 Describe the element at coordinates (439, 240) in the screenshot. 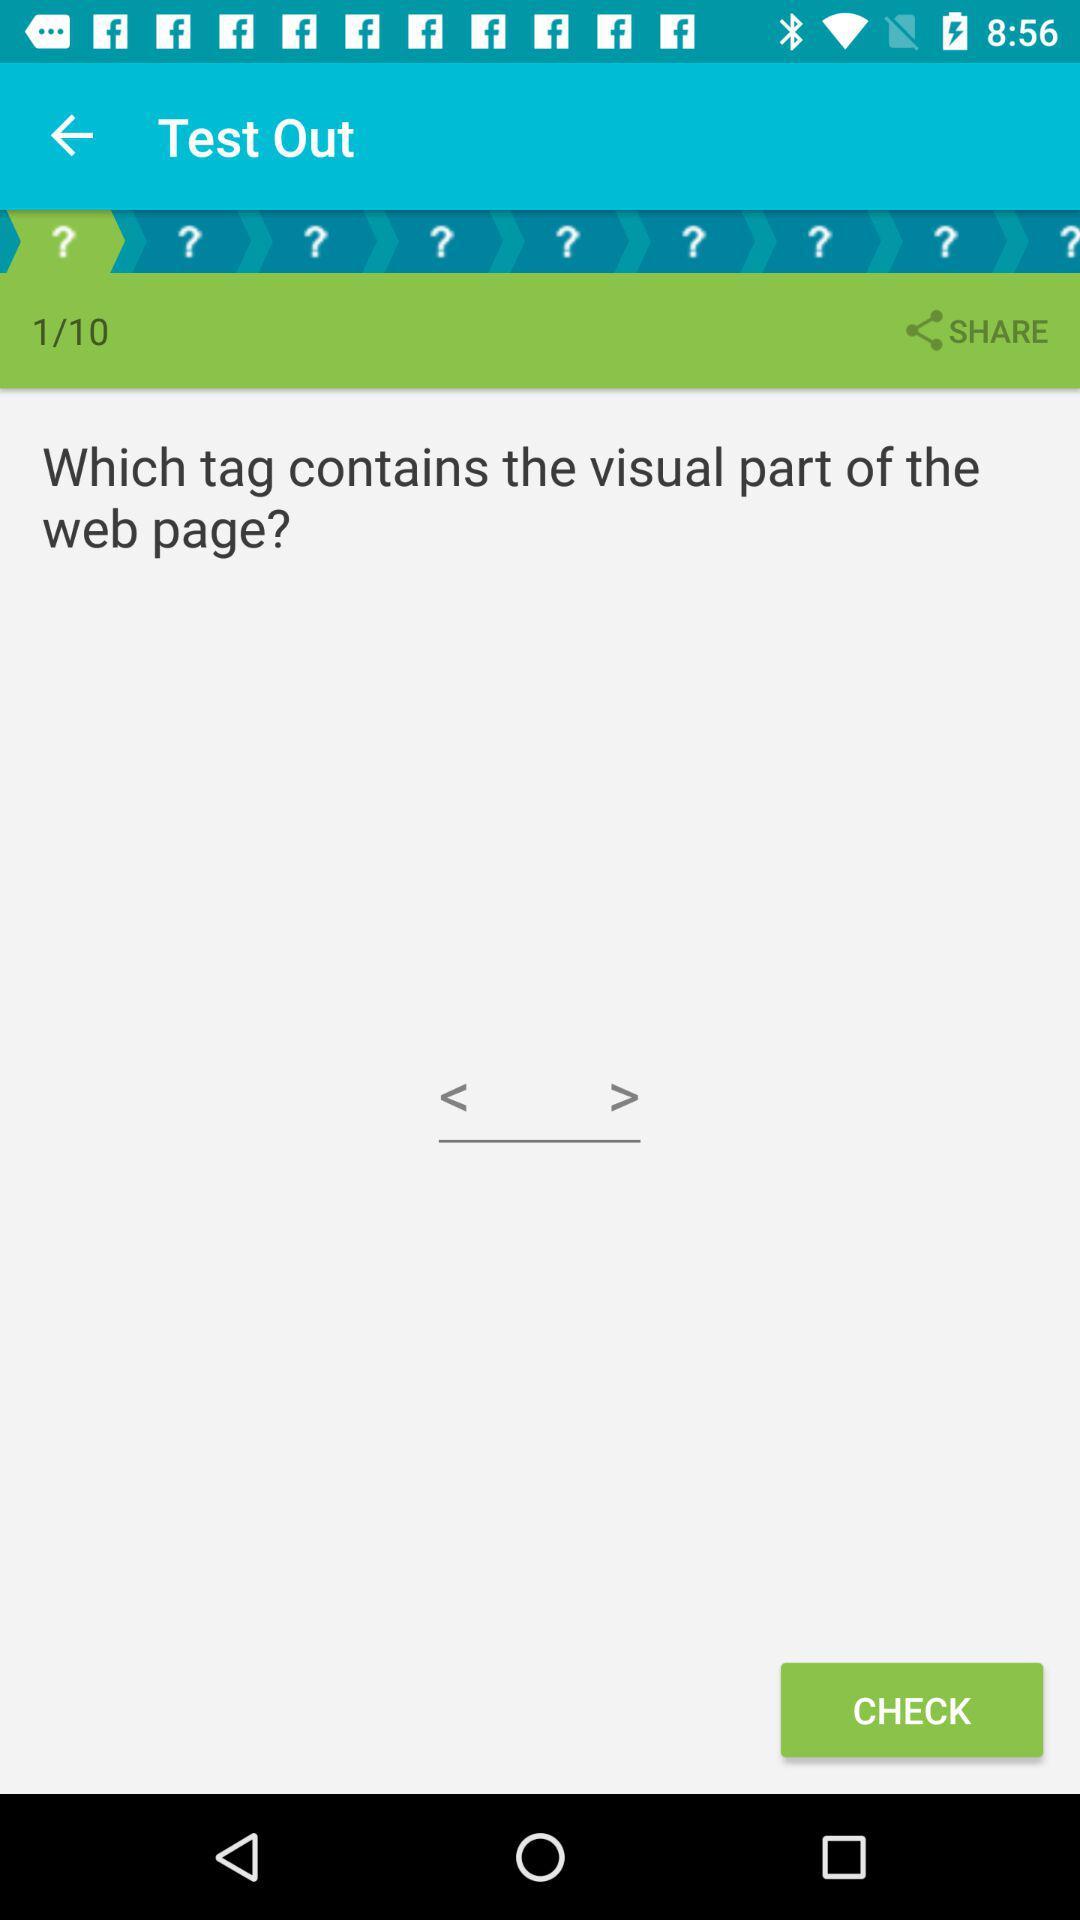

I see `fourth test section` at that location.